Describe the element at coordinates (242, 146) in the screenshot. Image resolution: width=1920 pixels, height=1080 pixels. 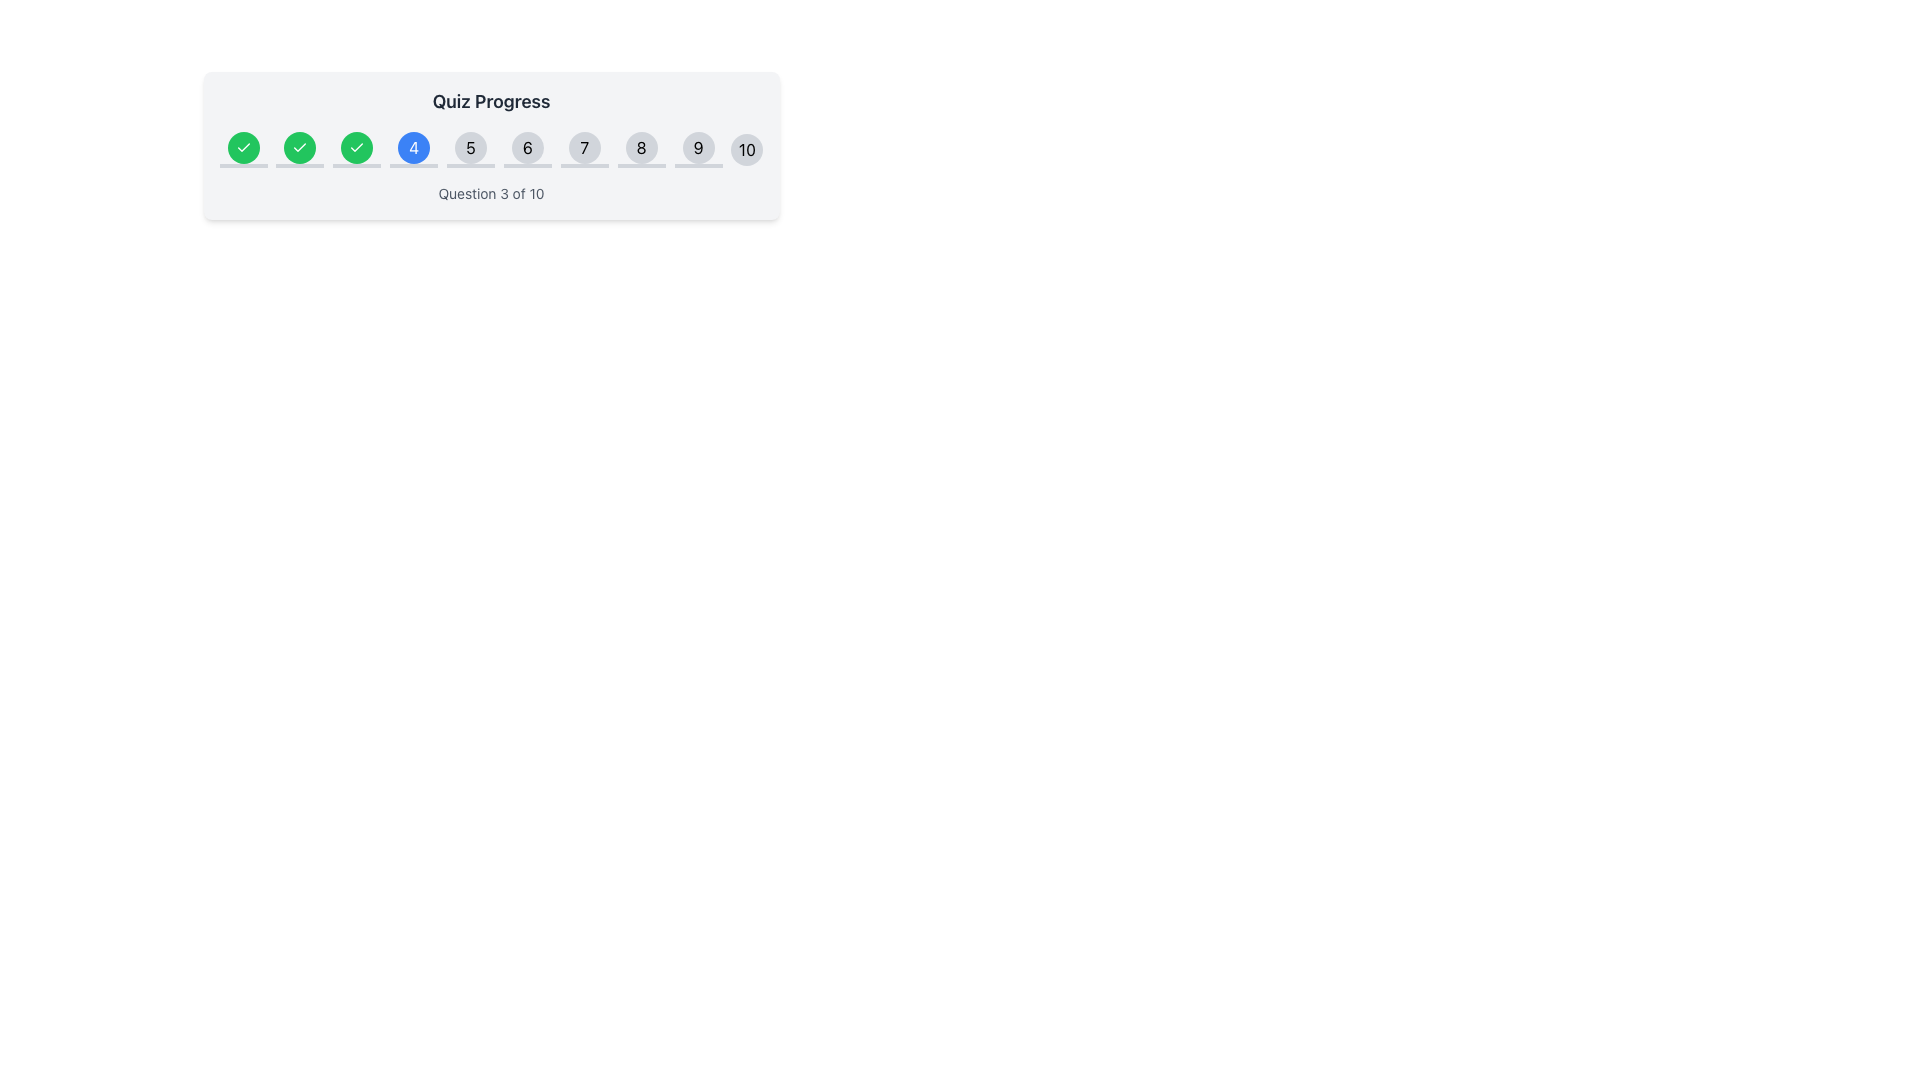
I see `the green circular icon with a checkmark that indicates a completed action in the quiz progress bar` at that location.